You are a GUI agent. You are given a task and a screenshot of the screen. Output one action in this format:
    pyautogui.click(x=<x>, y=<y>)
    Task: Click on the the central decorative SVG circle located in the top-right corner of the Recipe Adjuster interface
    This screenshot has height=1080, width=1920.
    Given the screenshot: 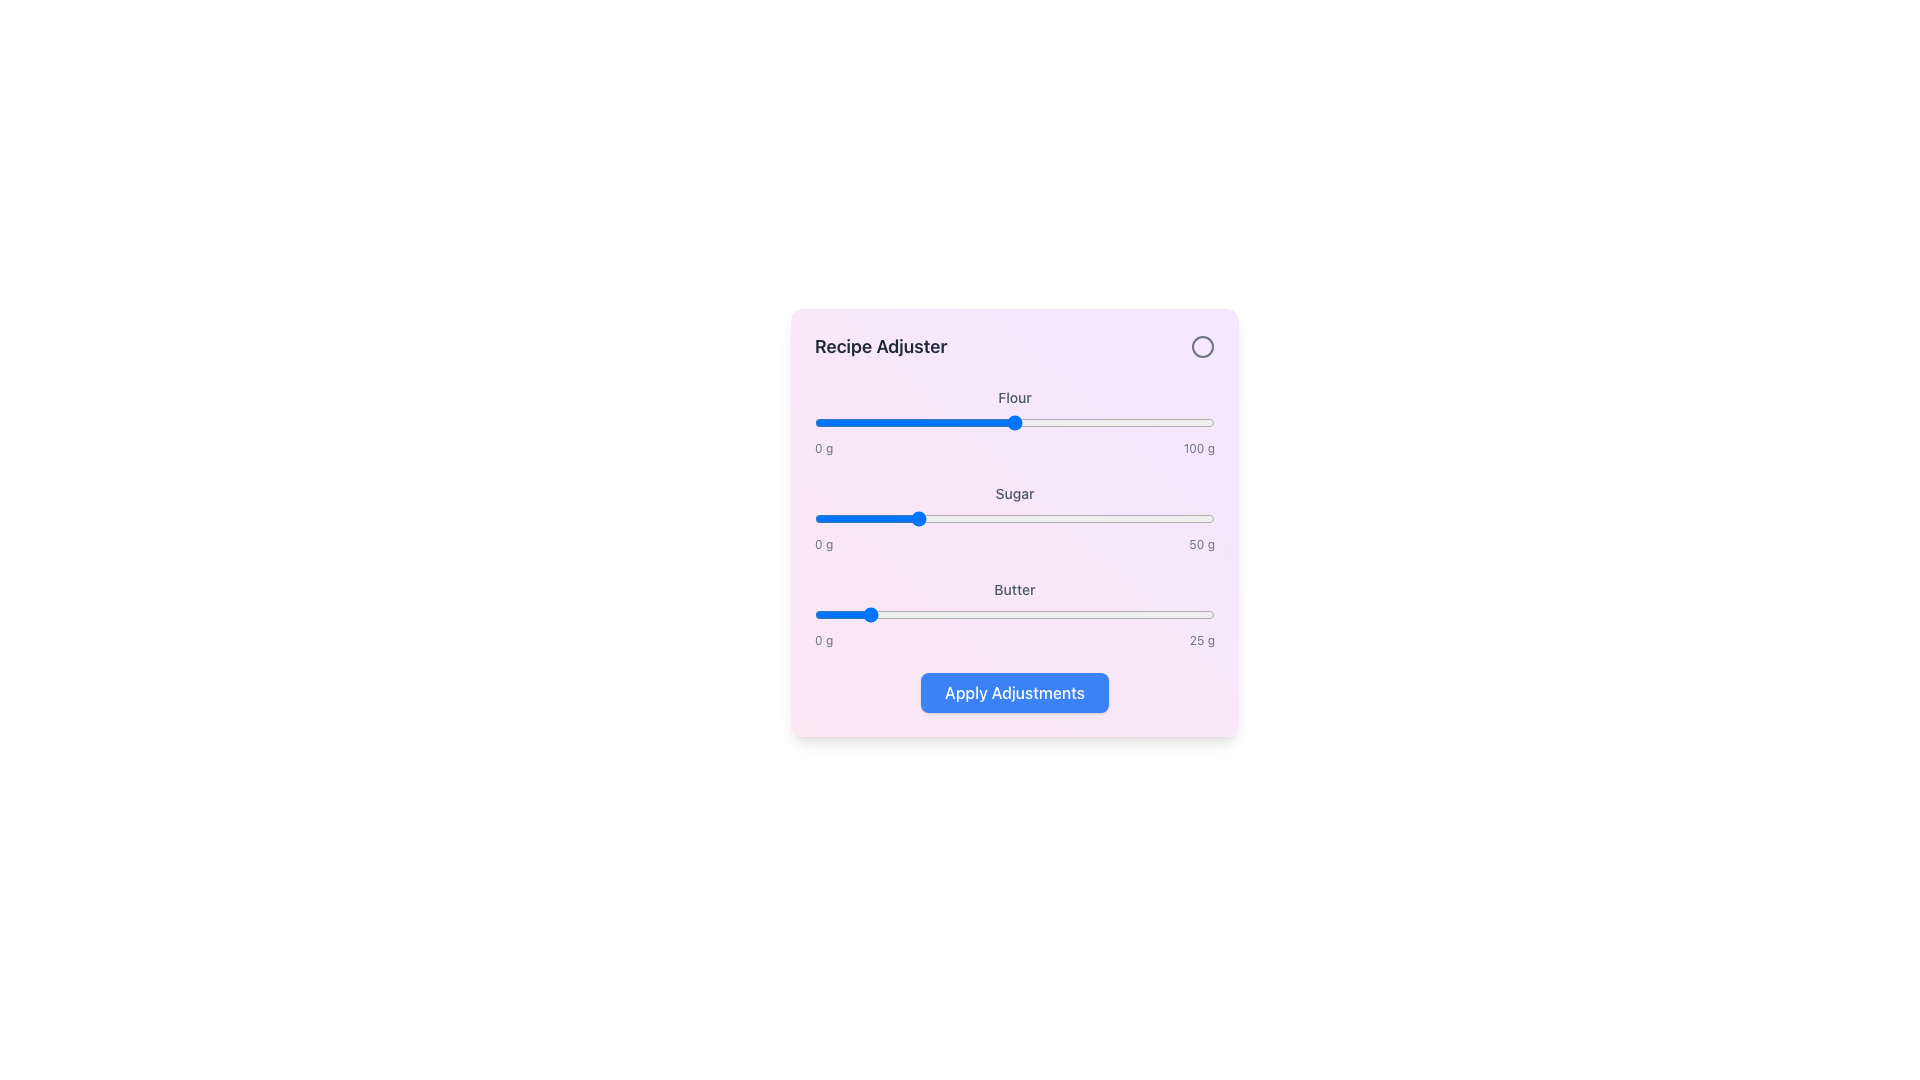 What is the action you would take?
    pyautogui.click(x=1202, y=346)
    